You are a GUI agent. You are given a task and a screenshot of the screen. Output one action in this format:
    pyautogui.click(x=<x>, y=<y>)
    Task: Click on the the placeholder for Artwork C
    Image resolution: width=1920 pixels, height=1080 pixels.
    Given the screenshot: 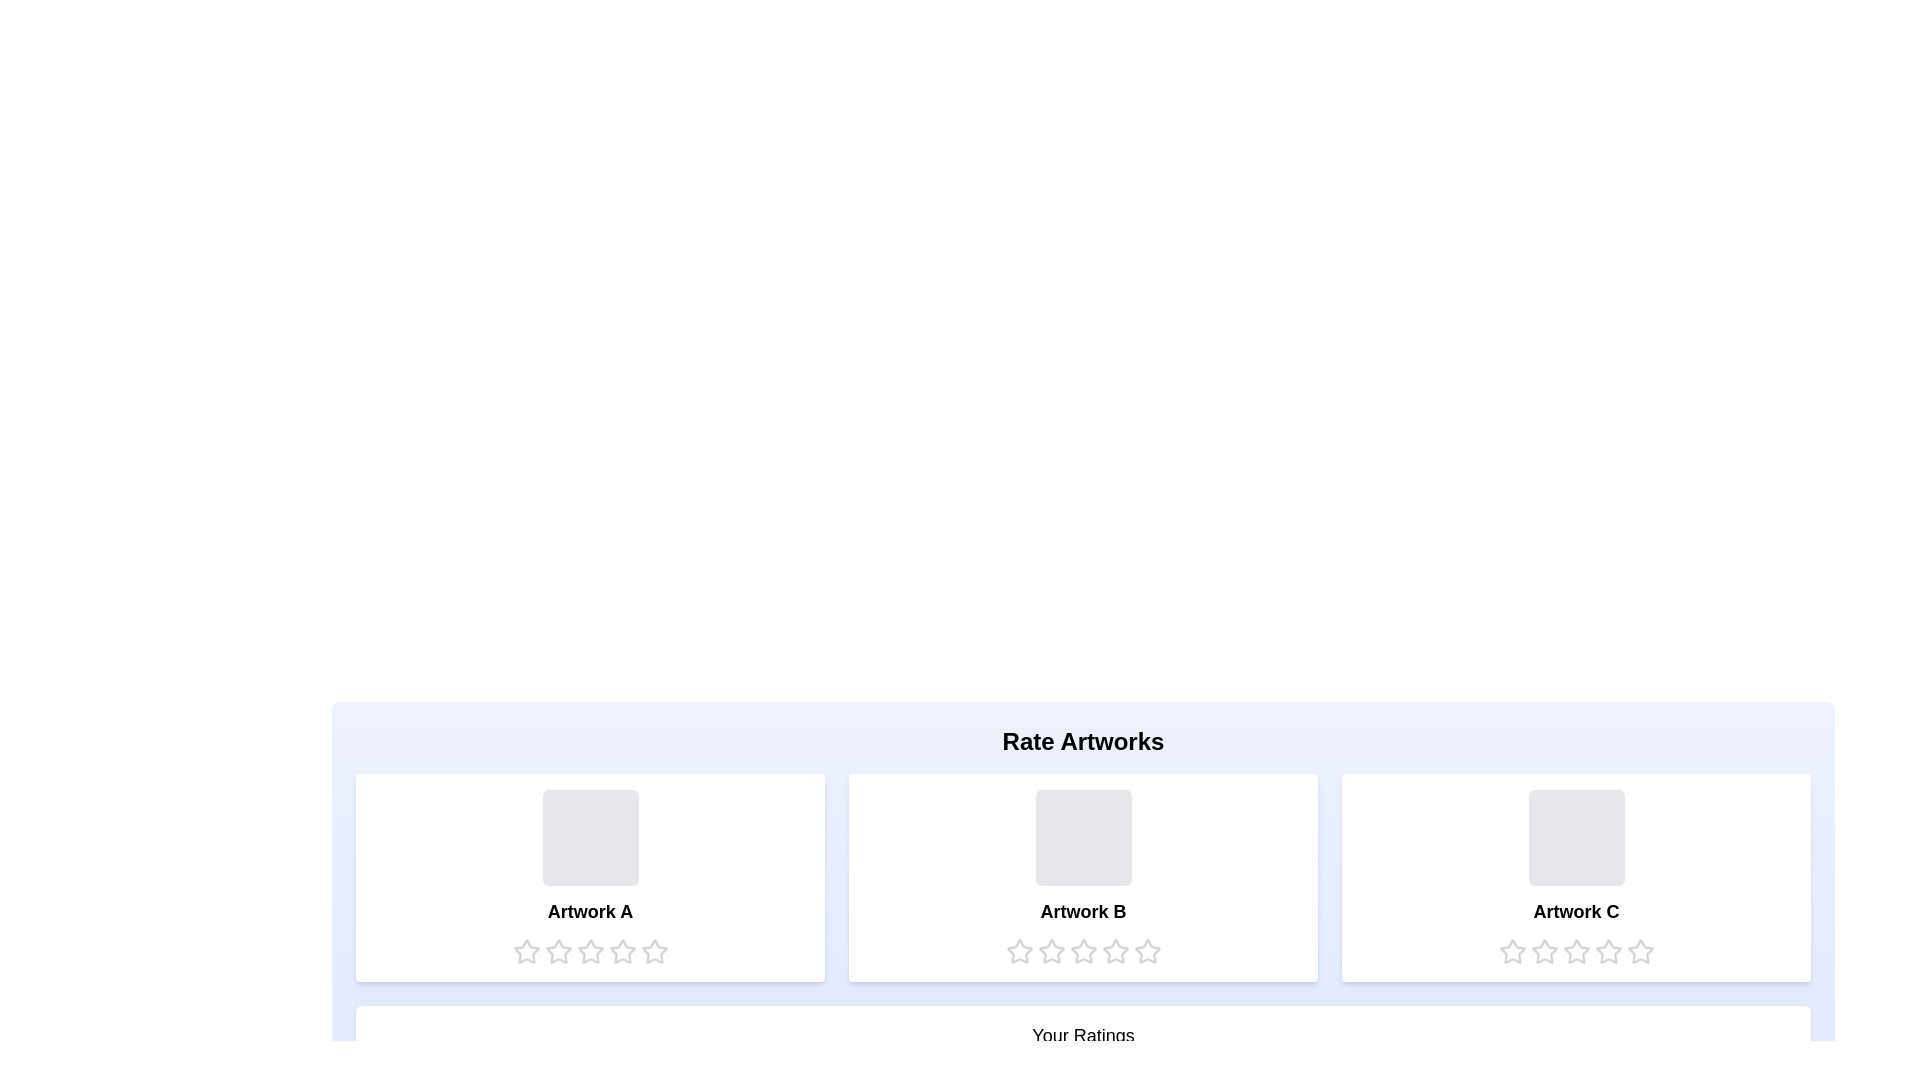 What is the action you would take?
    pyautogui.click(x=1575, y=837)
    